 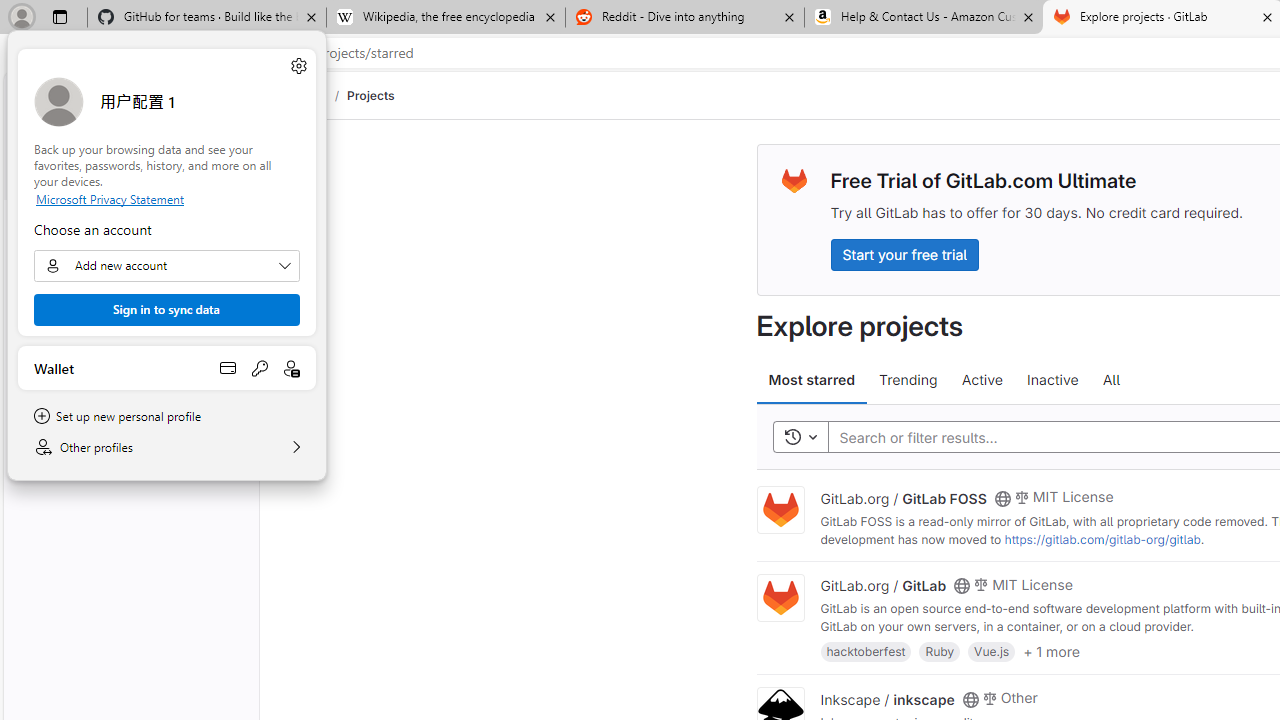 What do you see at coordinates (989, 696) in the screenshot?
I see `'Class: s14 gl-mr-2'` at bounding box center [989, 696].